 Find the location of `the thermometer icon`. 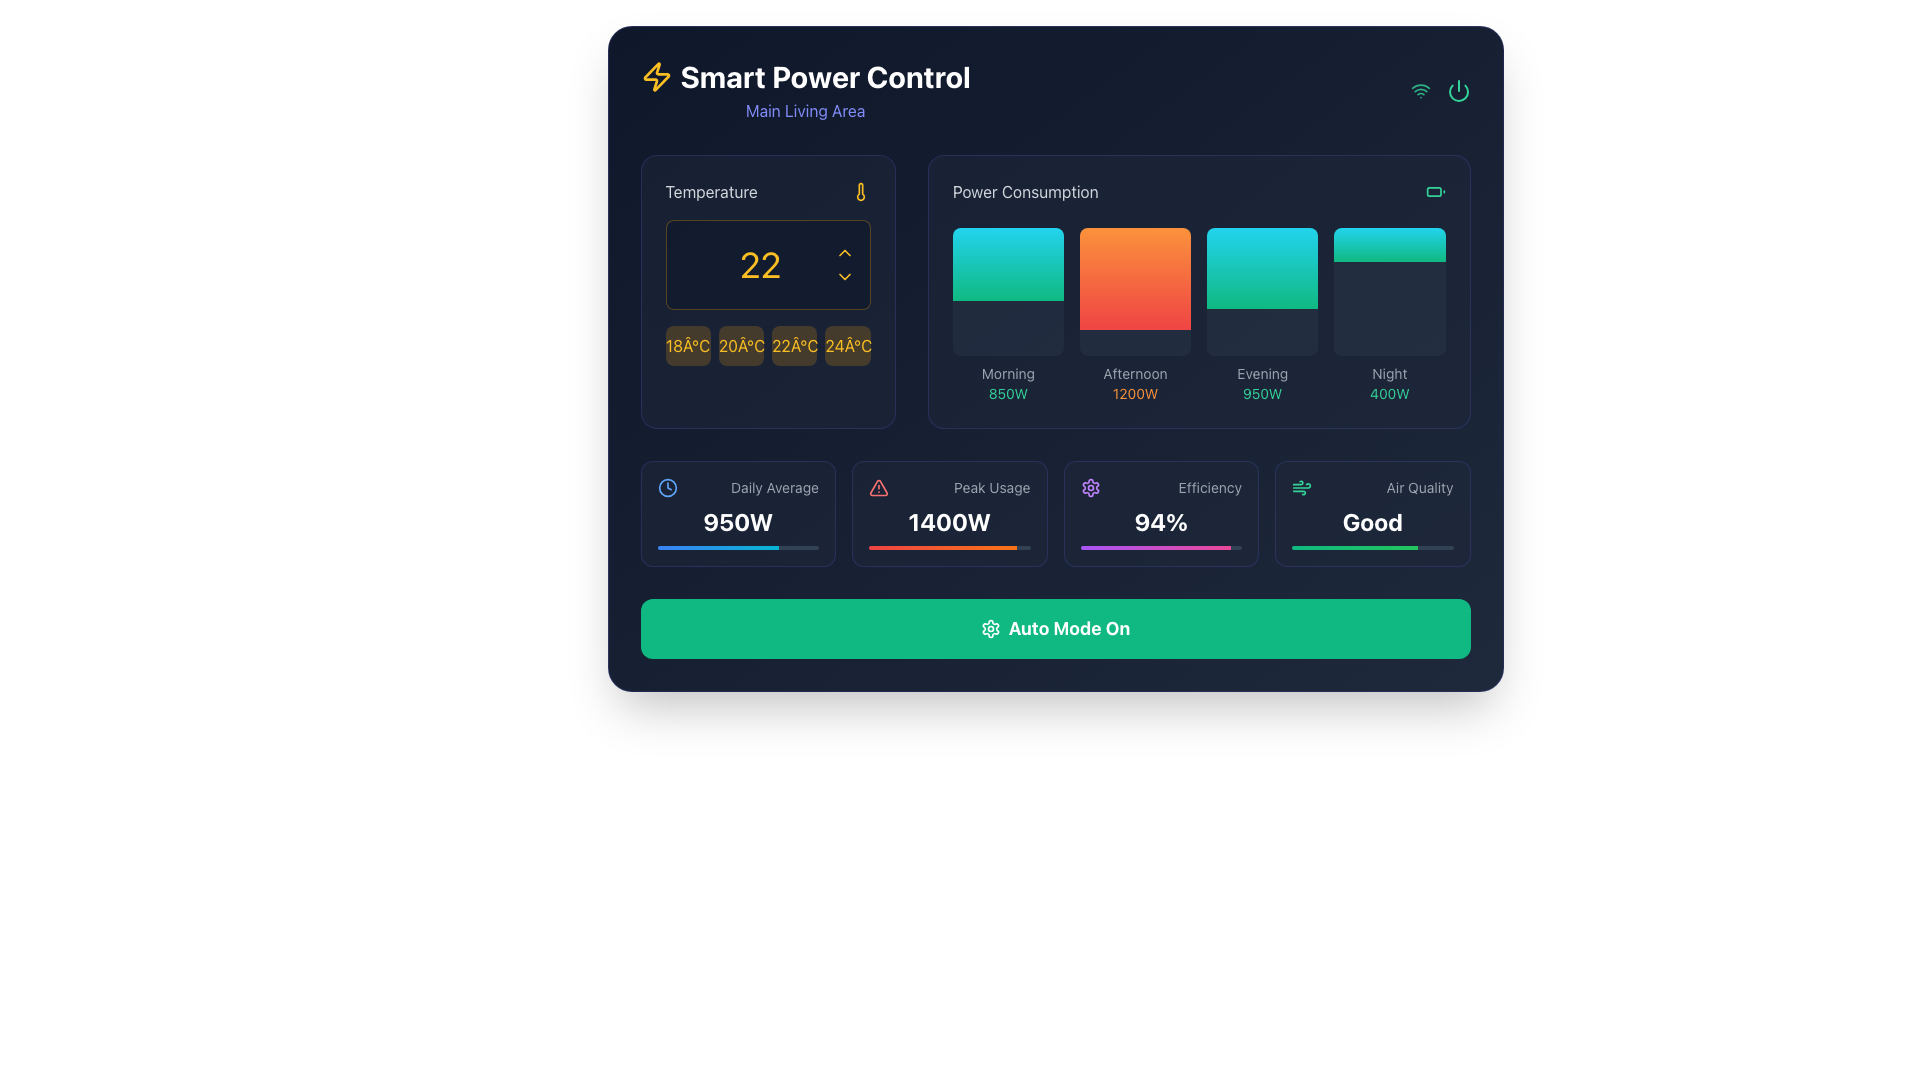

the thermometer icon is located at coordinates (860, 192).